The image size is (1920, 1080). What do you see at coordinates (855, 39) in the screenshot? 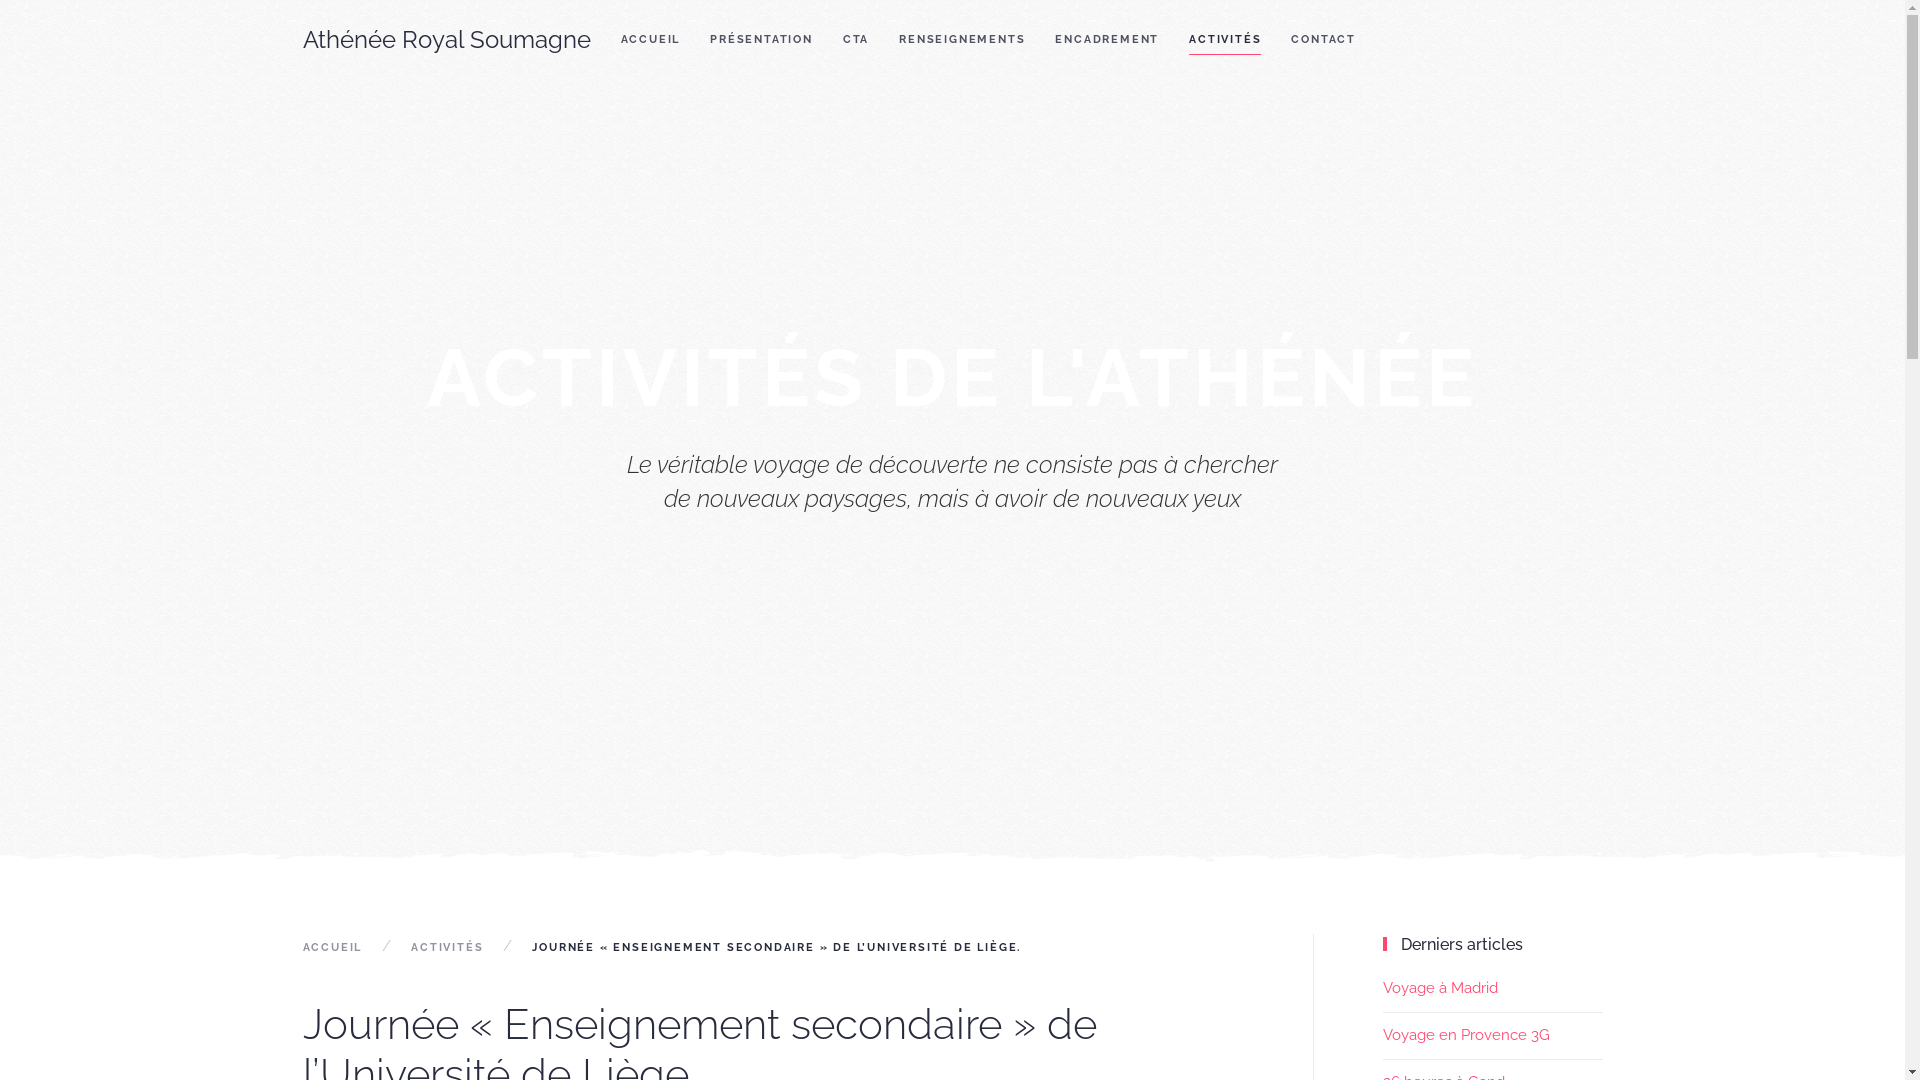
I see `'CTA'` at bounding box center [855, 39].